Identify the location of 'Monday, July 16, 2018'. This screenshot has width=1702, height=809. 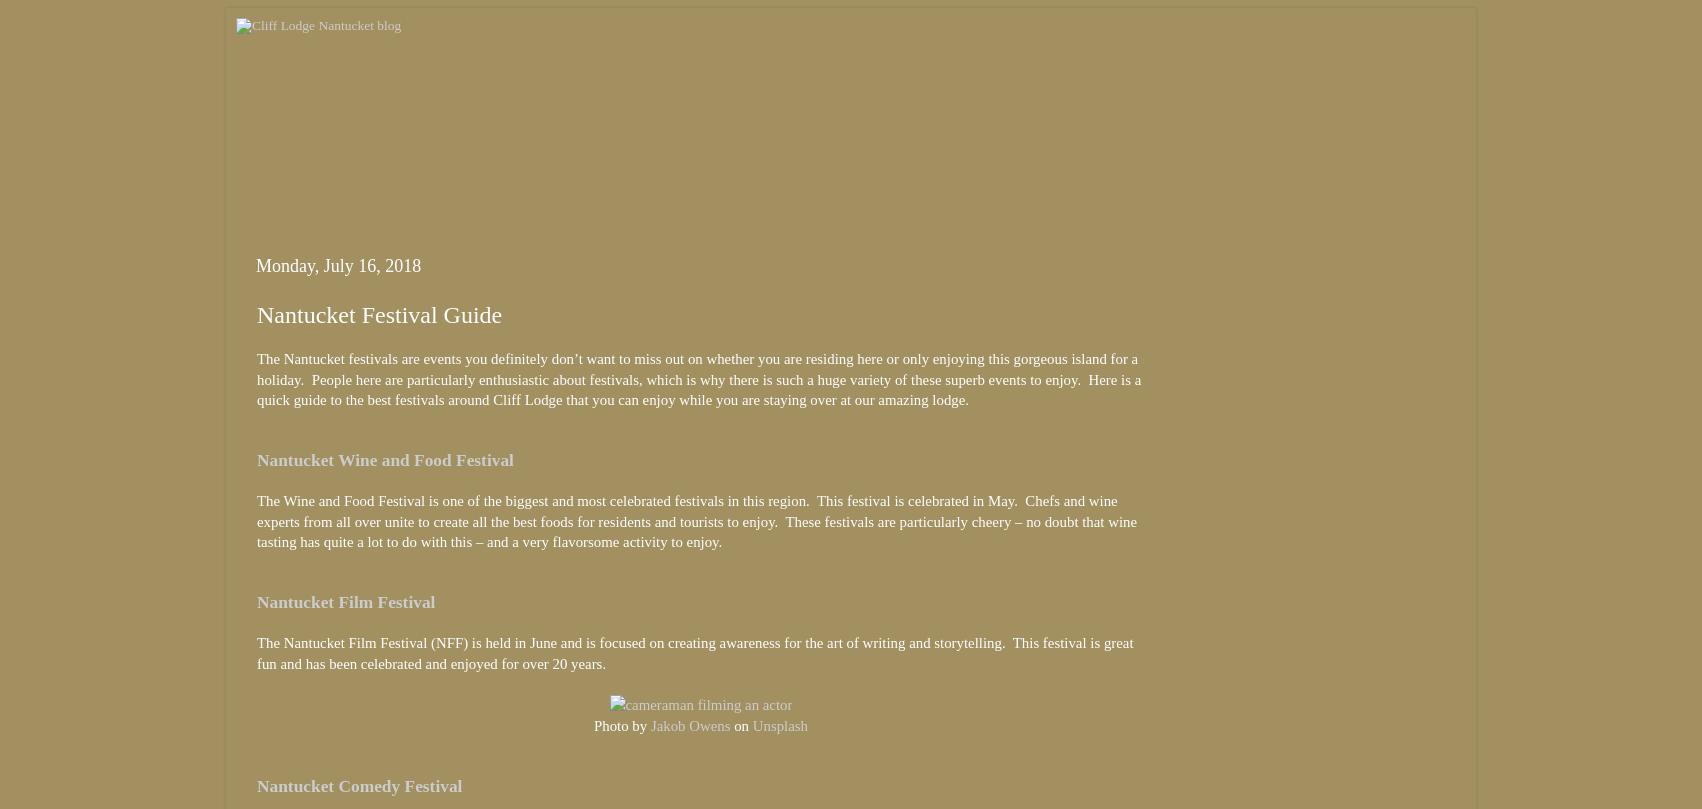
(338, 264).